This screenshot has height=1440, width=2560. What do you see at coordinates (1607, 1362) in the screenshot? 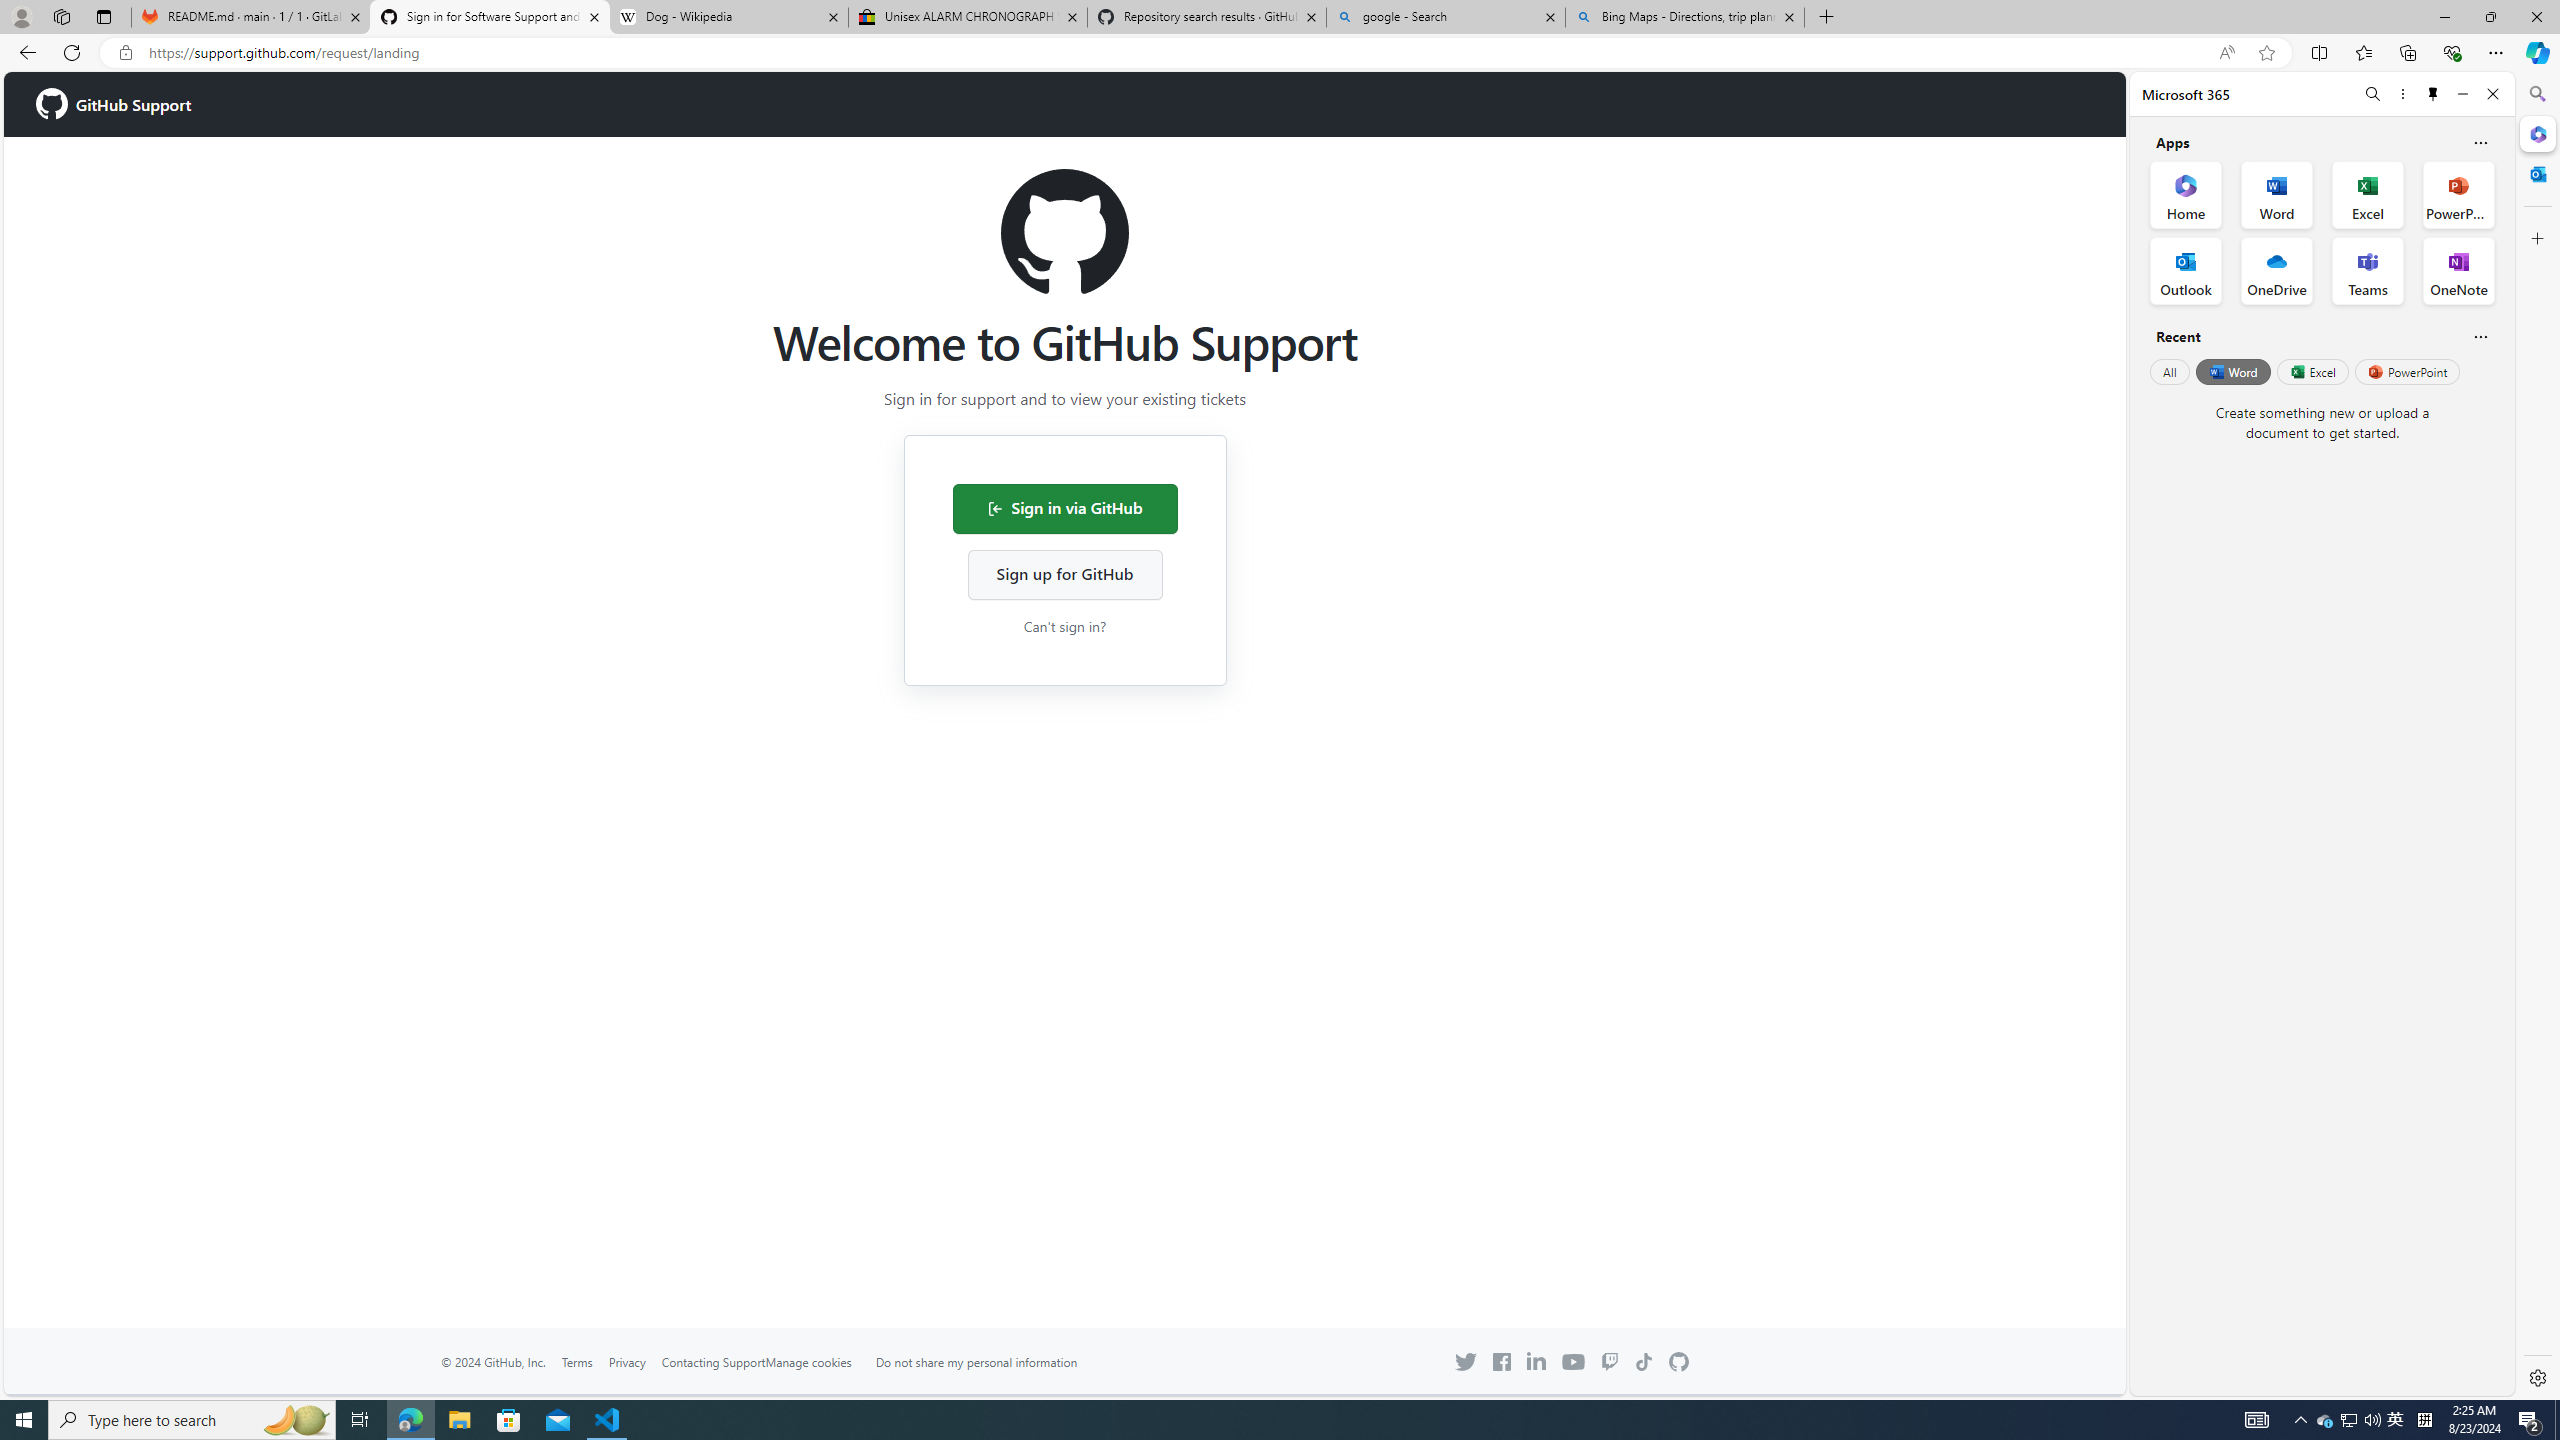
I see `'GitHub on Twitch'` at bounding box center [1607, 1362].